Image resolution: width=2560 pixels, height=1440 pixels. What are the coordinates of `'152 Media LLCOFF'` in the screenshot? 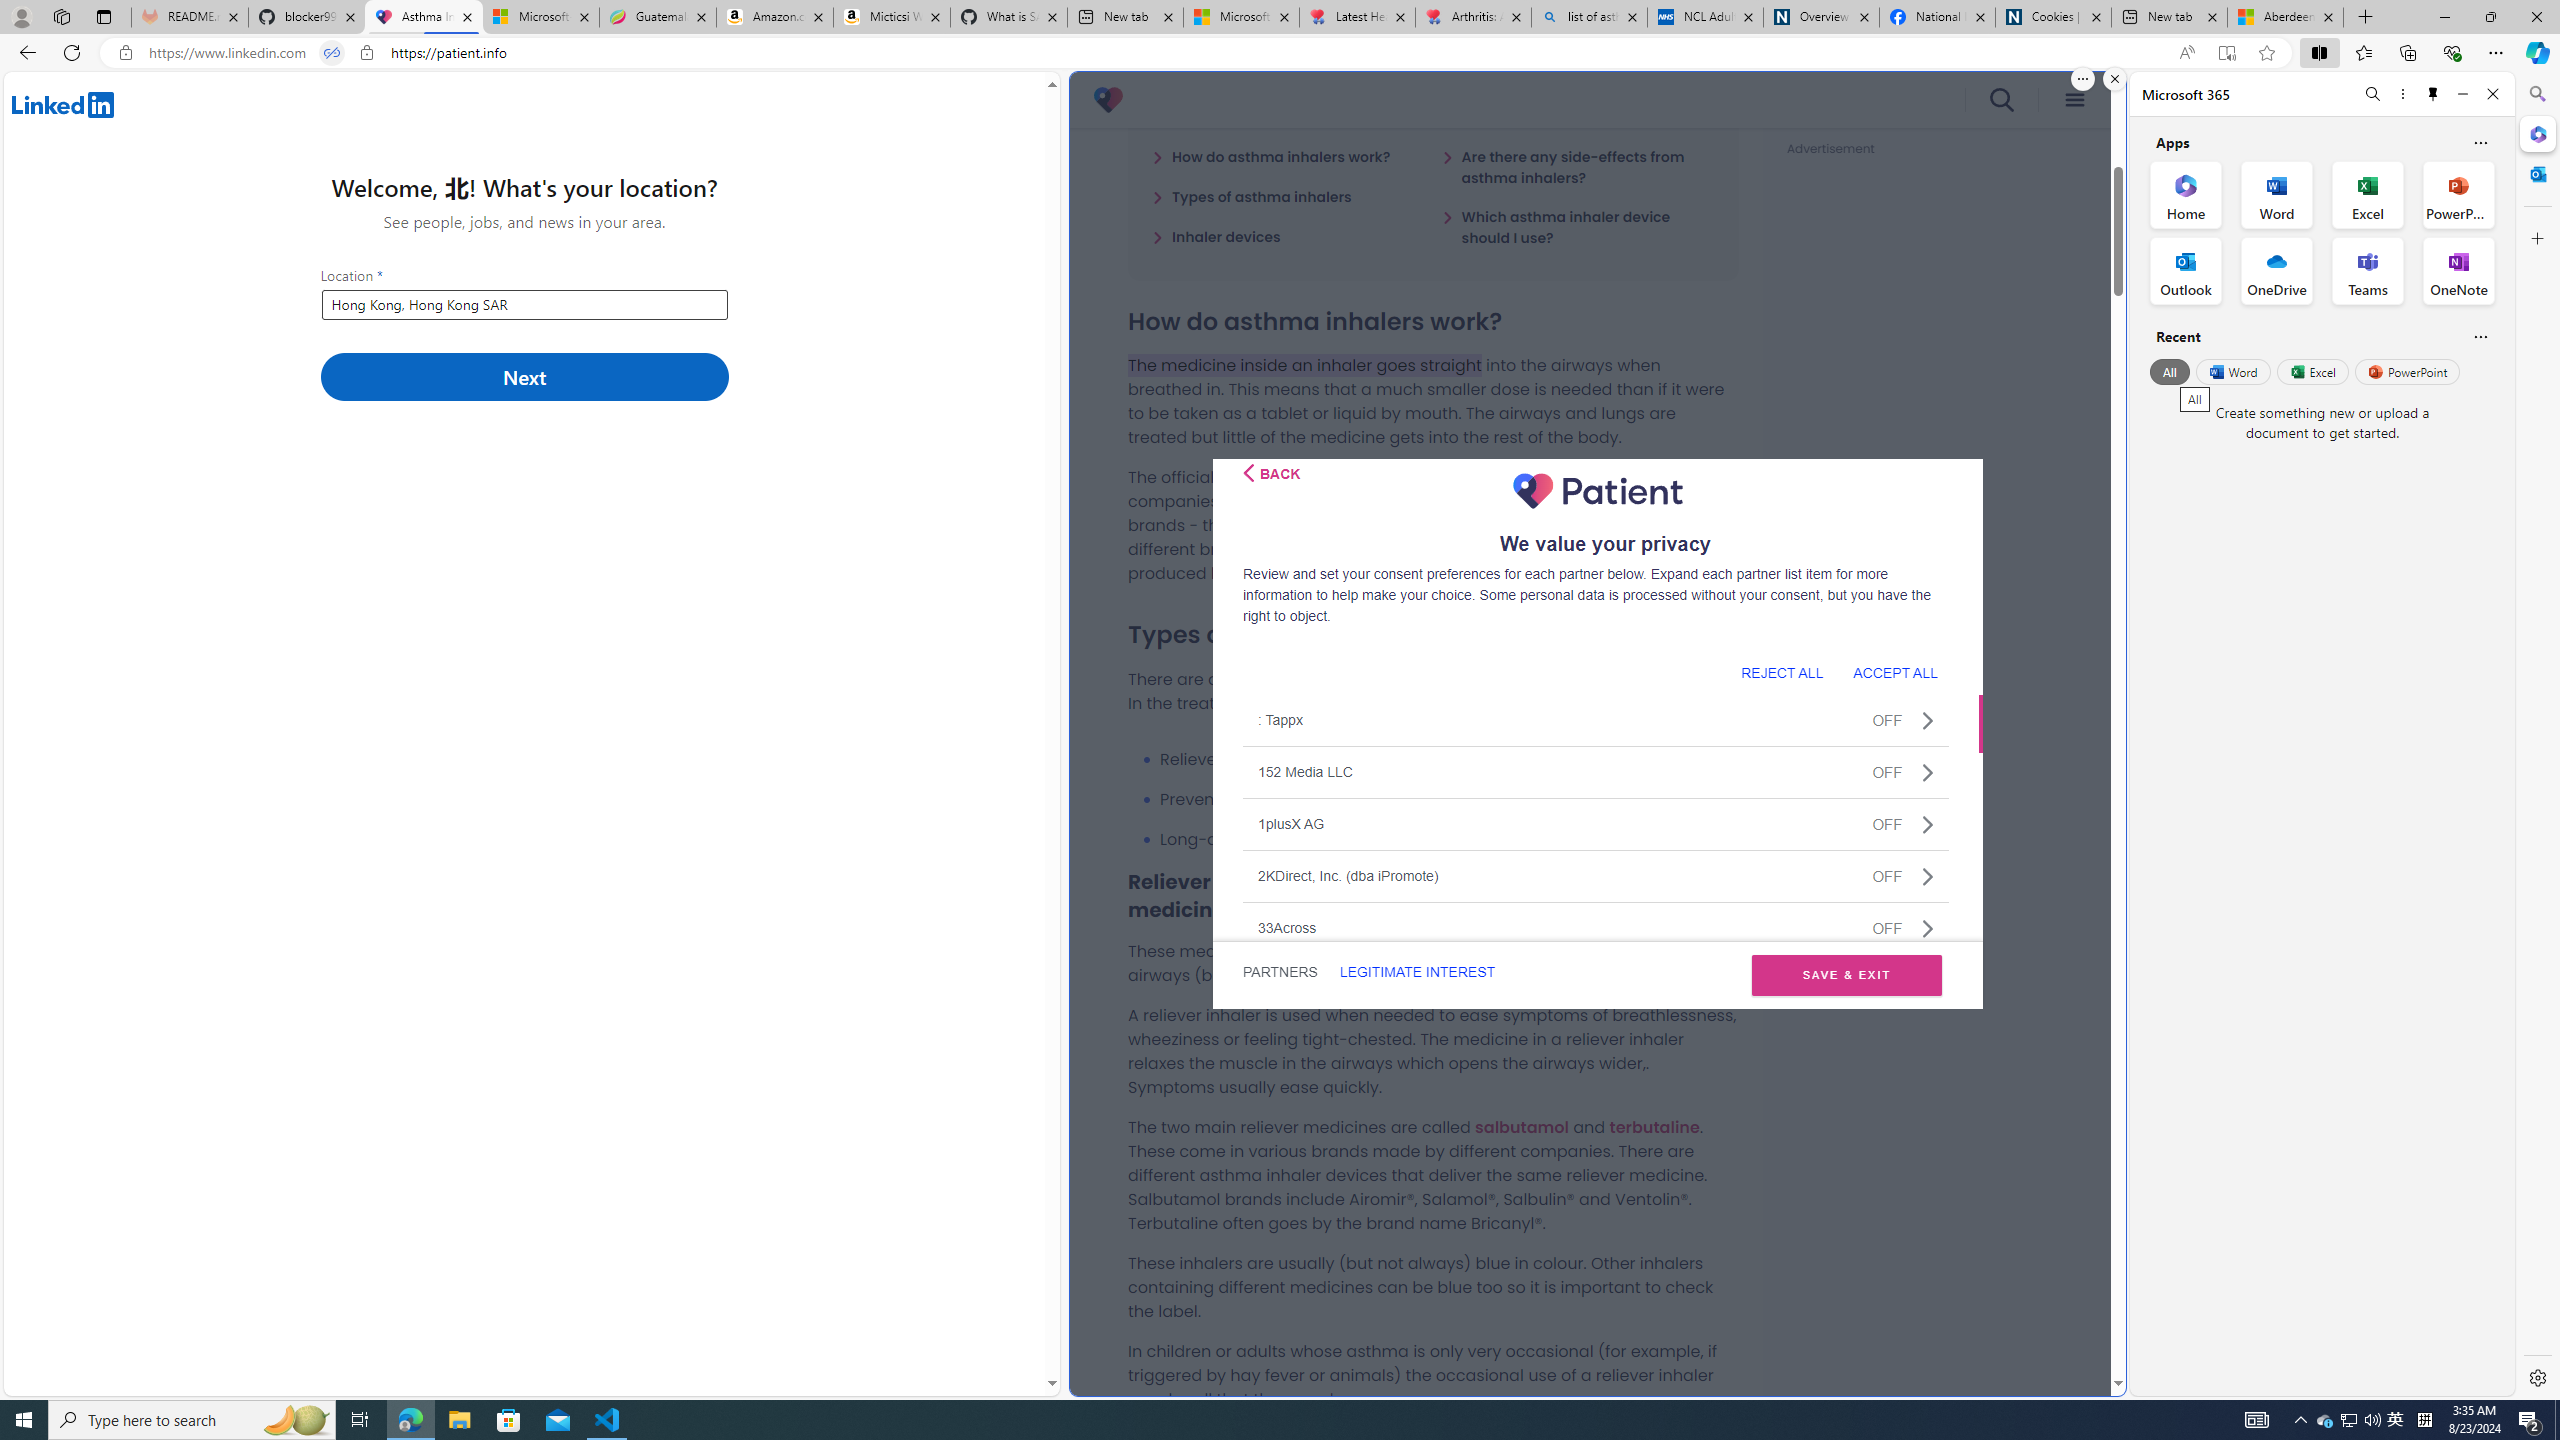 It's located at (1595, 770).